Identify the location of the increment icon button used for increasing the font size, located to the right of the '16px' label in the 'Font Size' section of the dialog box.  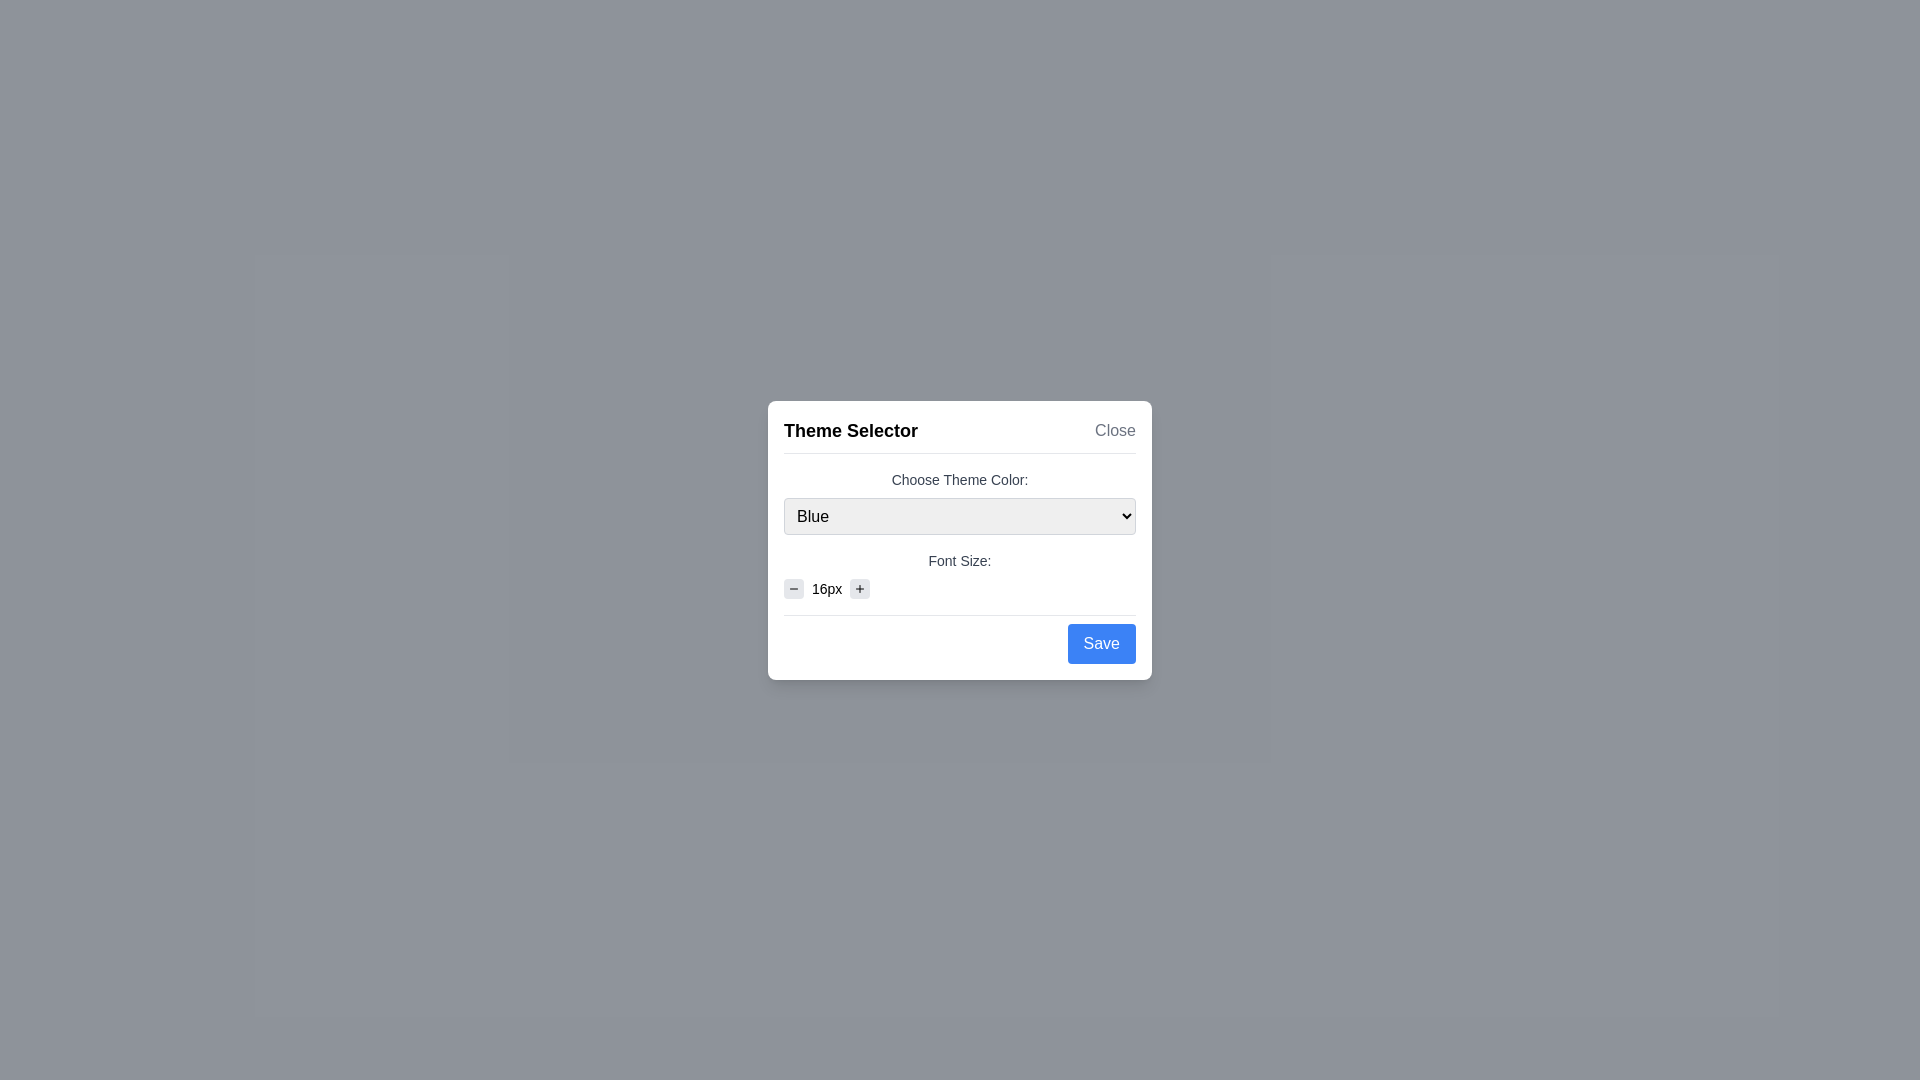
(860, 587).